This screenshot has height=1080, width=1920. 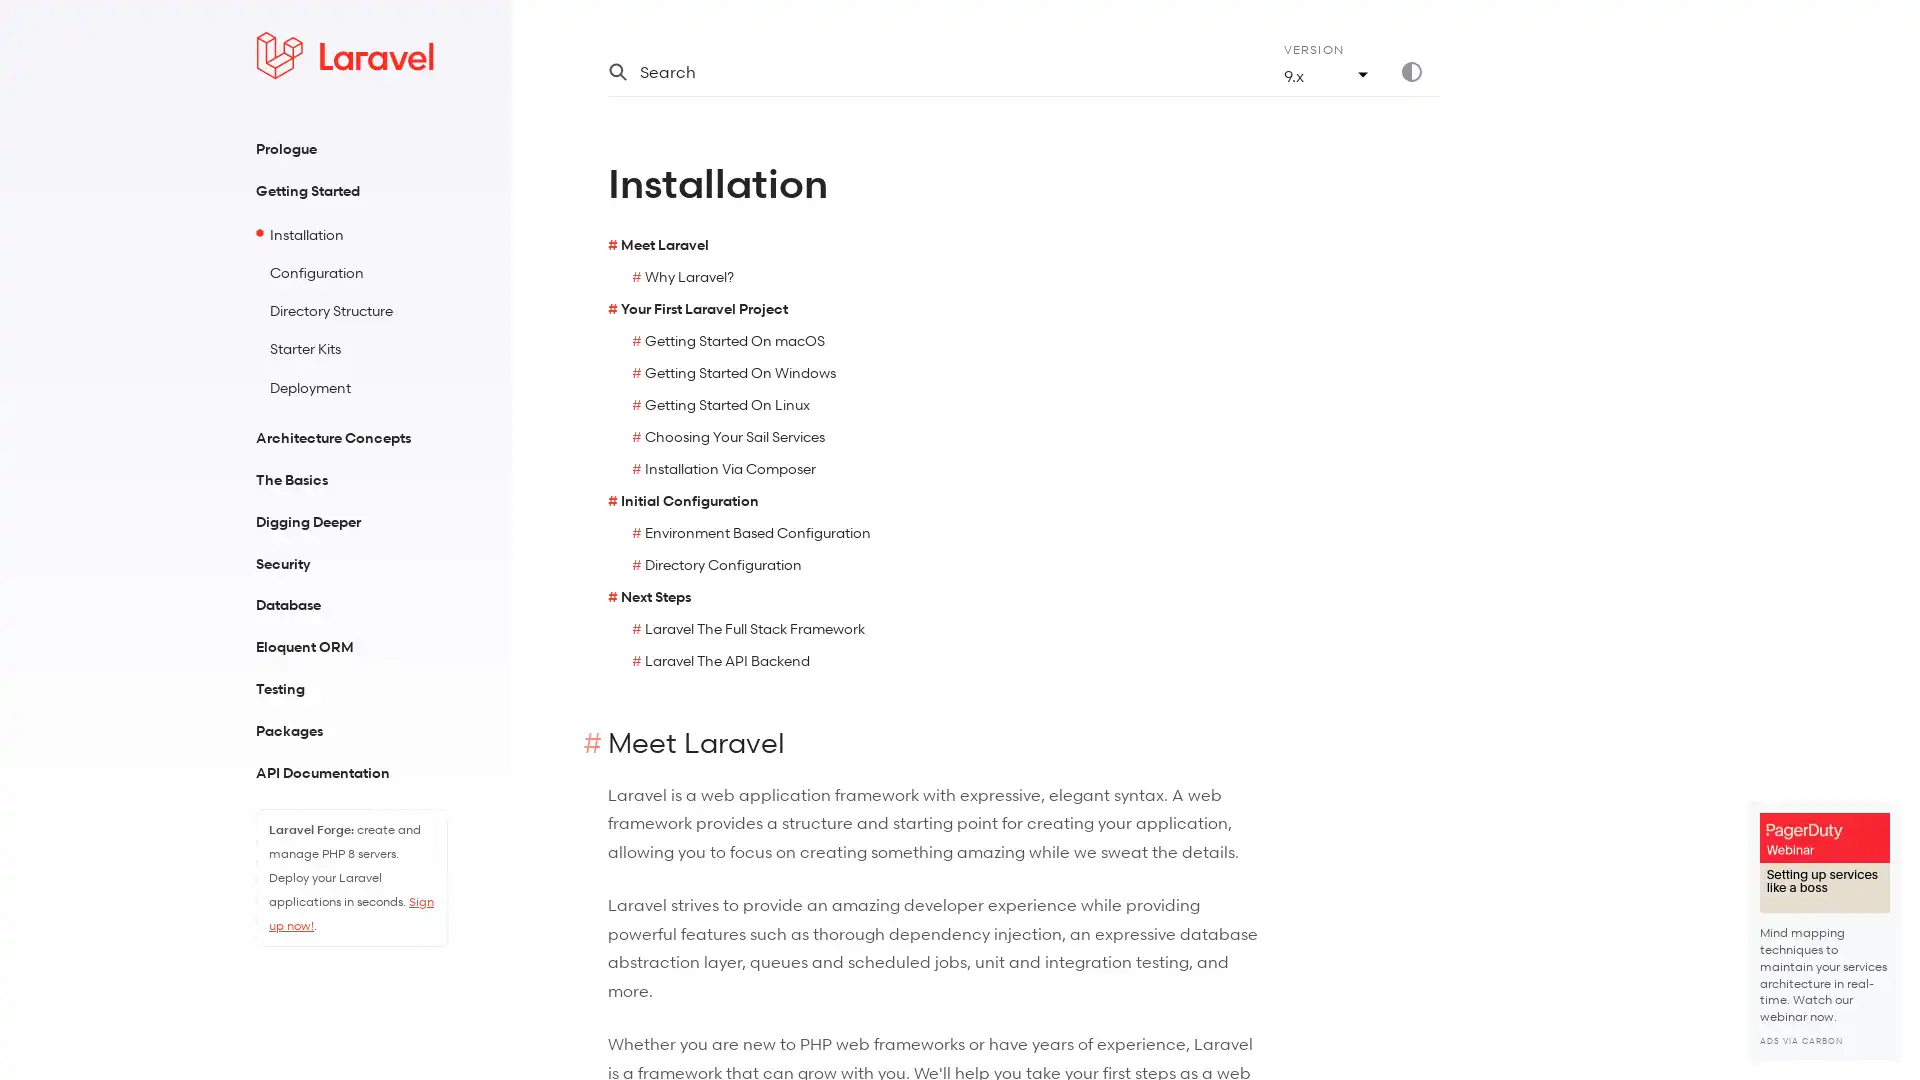 What do you see at coordinates (920, 71) in the screenshot?
I see `Search` at bounding box center [920, 71].